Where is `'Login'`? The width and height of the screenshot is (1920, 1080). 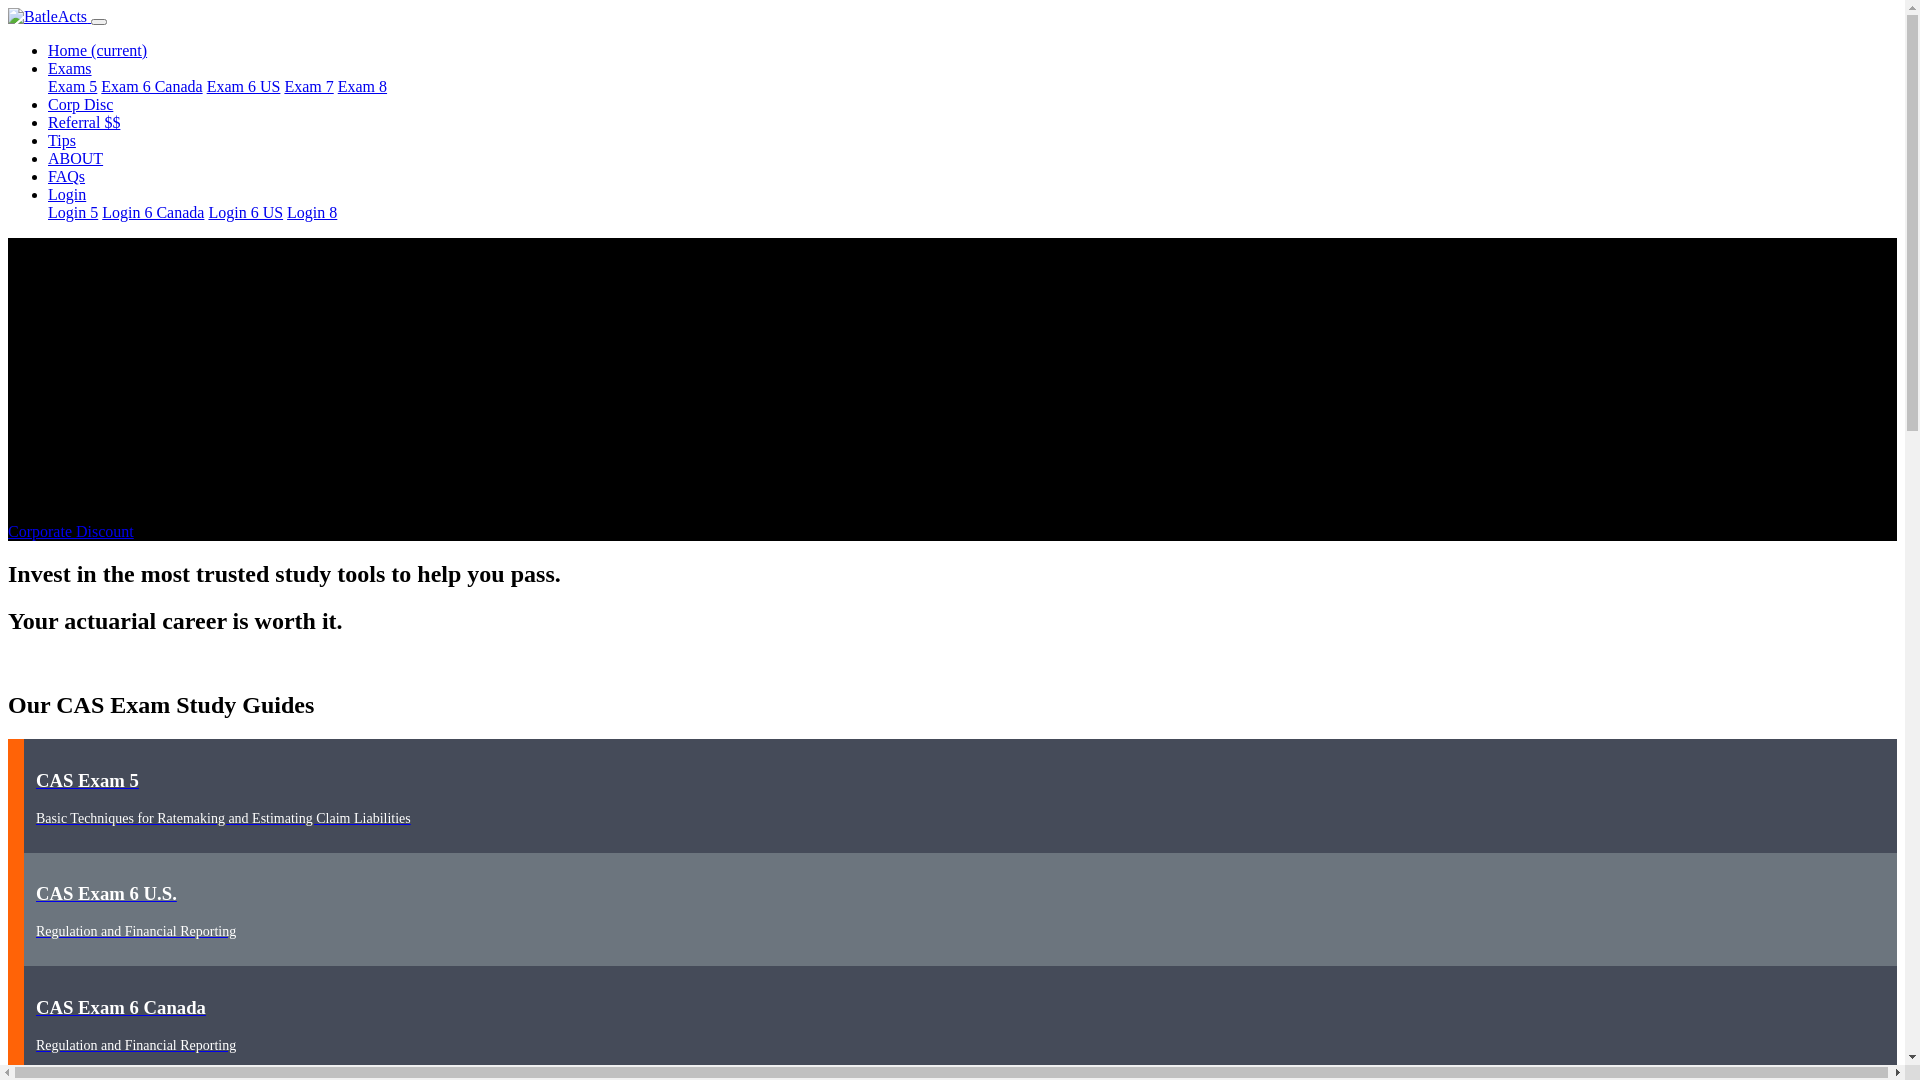
'Login' is located at coordinates (48, 194).